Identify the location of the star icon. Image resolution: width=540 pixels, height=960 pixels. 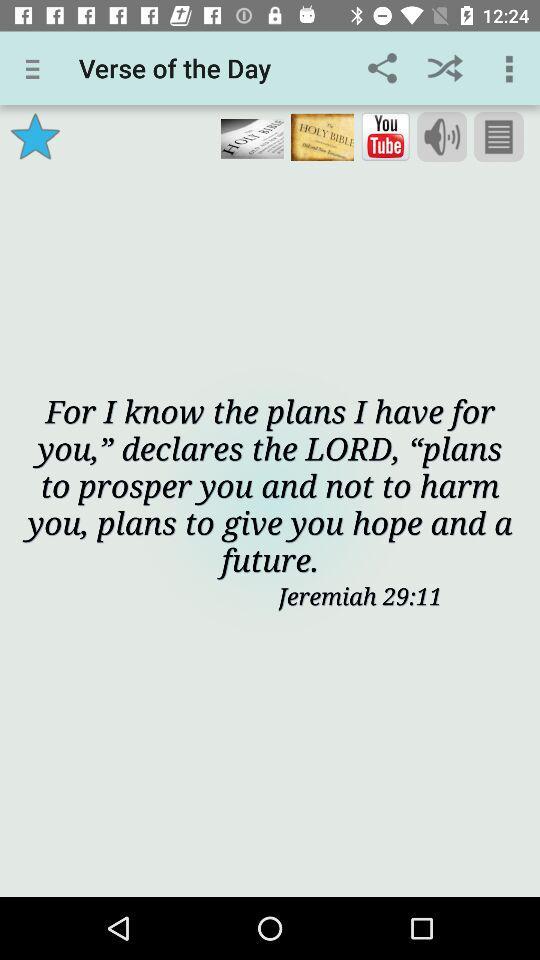
(35, 135).